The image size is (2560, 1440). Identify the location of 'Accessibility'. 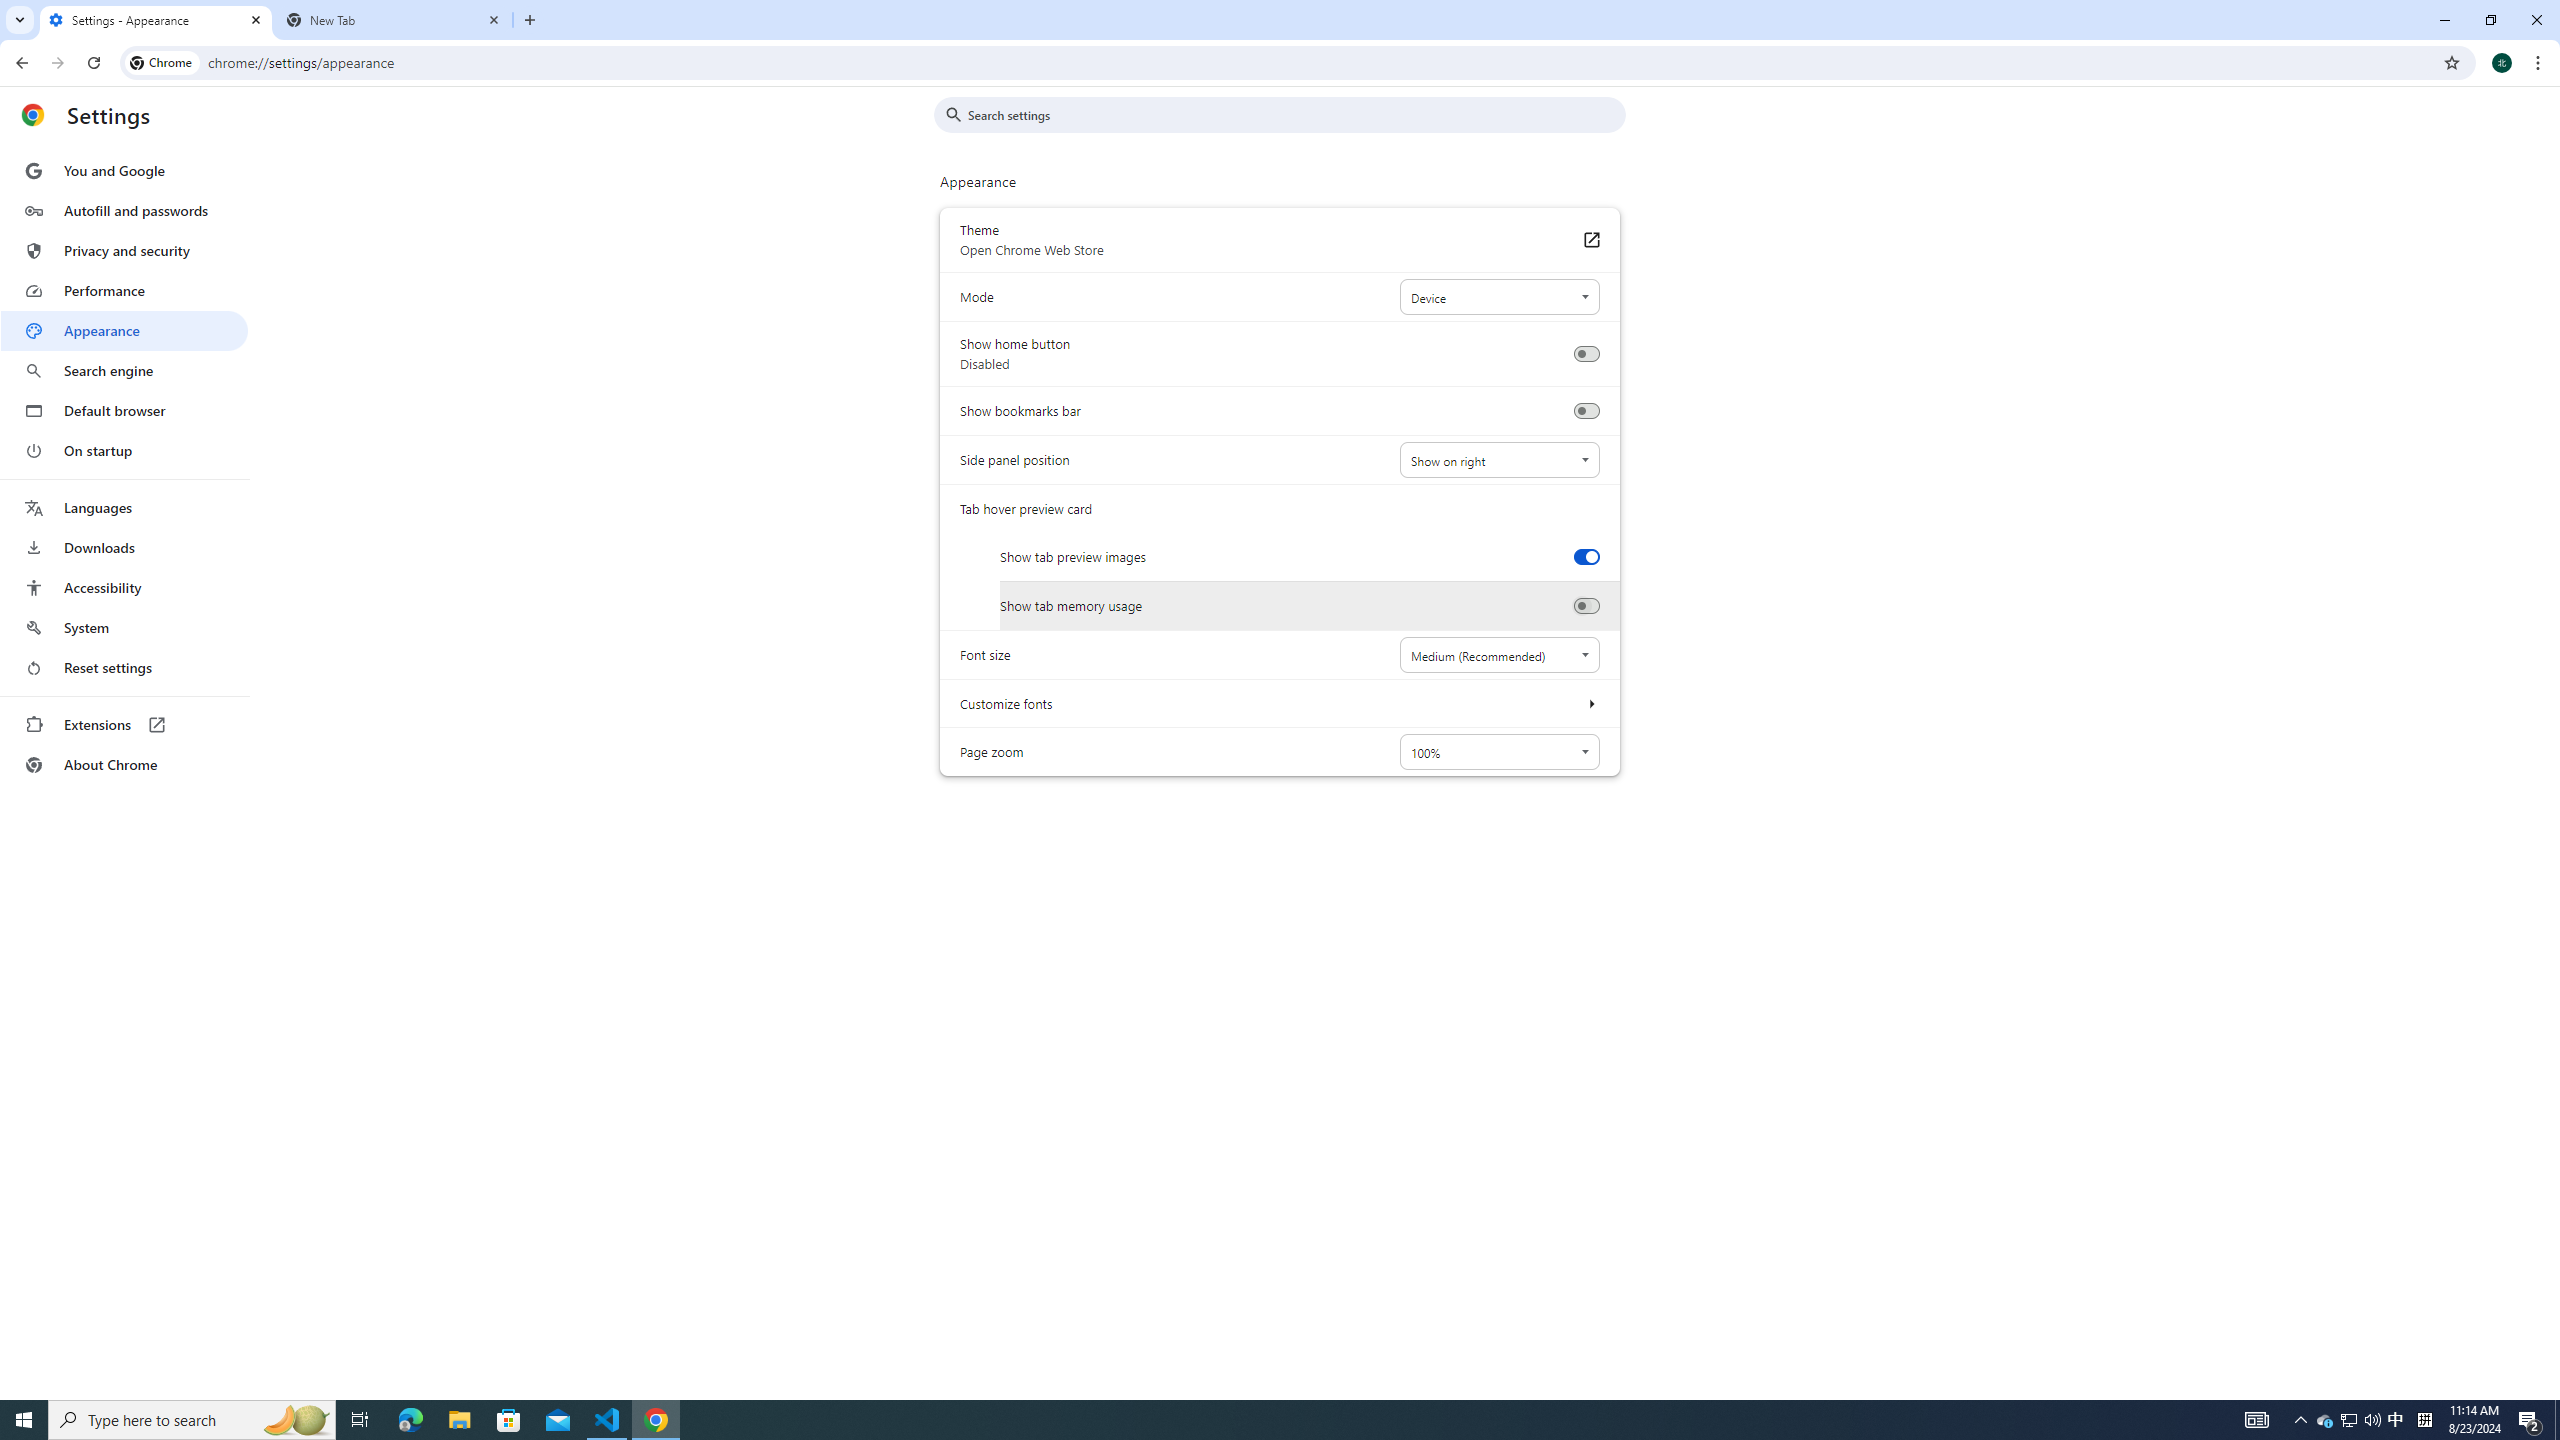
(123, 586).